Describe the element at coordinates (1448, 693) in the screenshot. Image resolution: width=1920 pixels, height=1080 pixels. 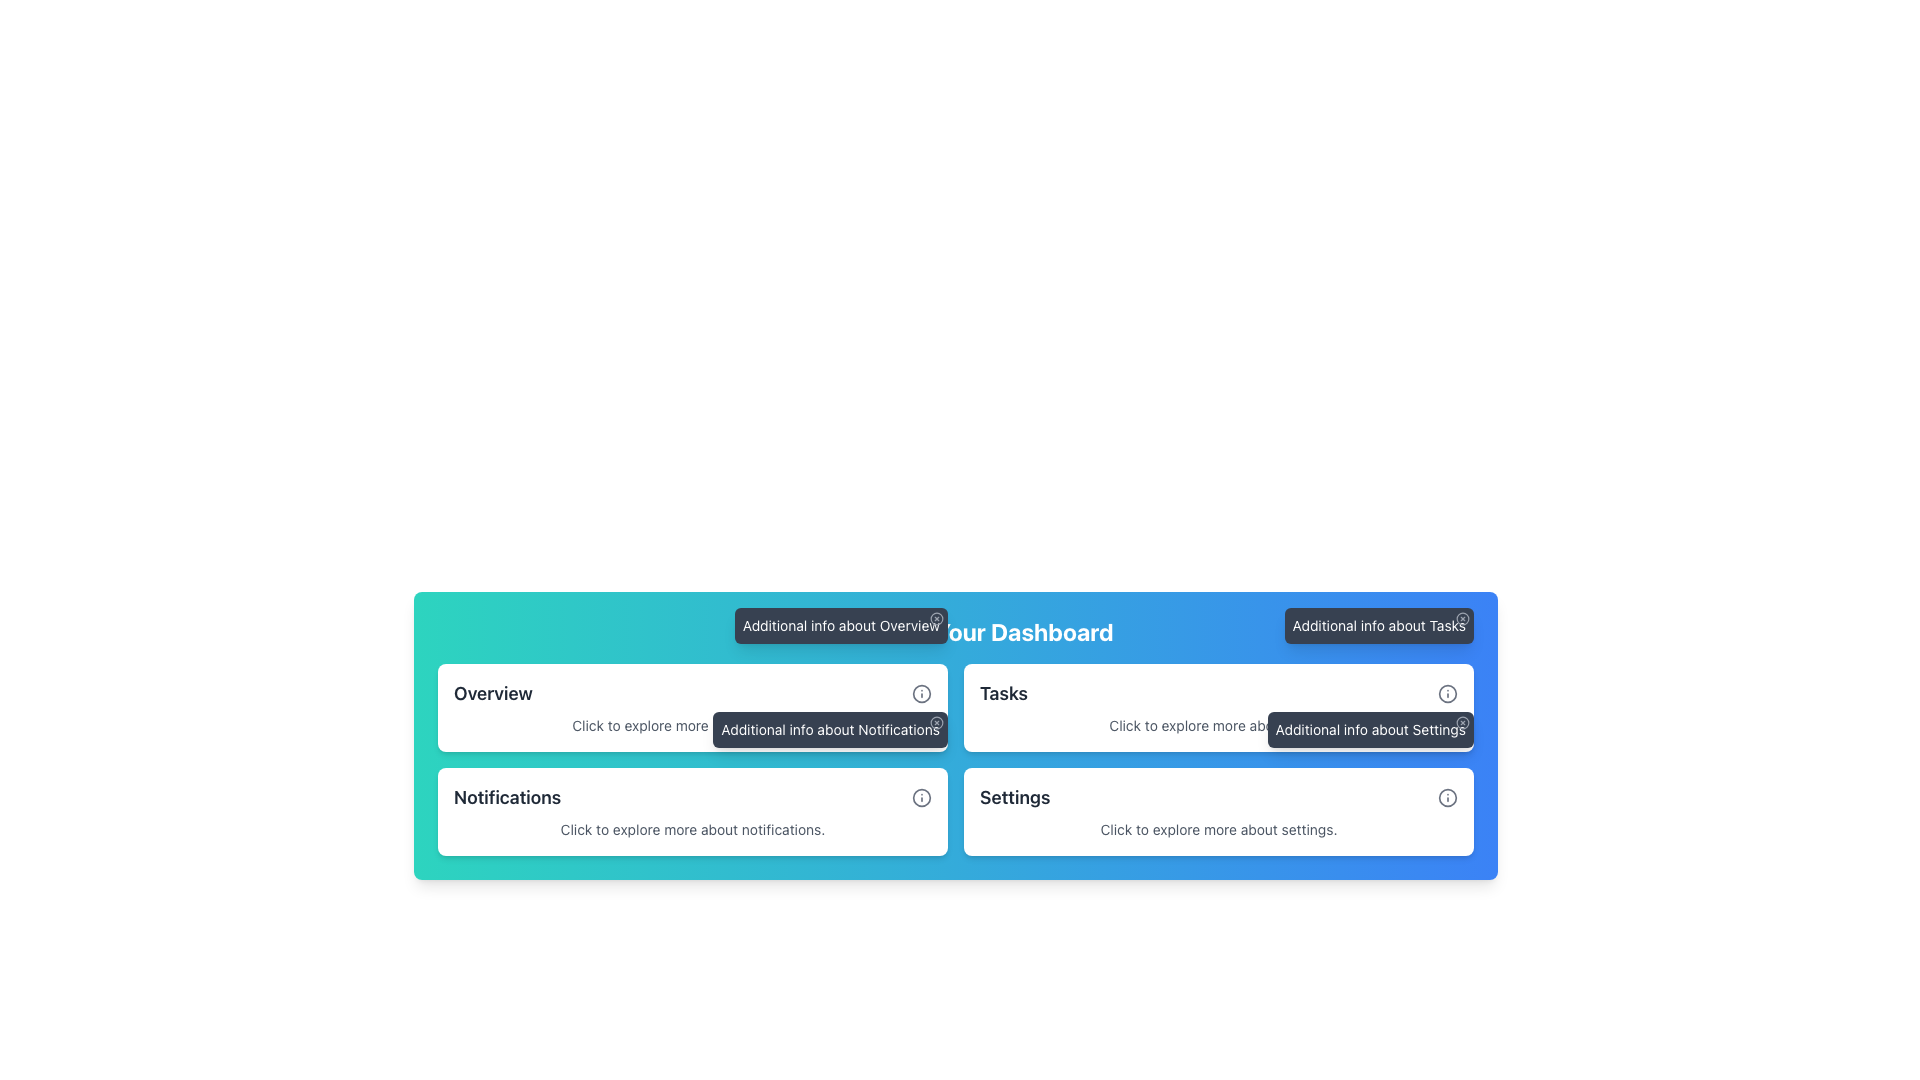
I see `the circular 'i' icon located at the right end of the 'Tasks' heading` at that location.